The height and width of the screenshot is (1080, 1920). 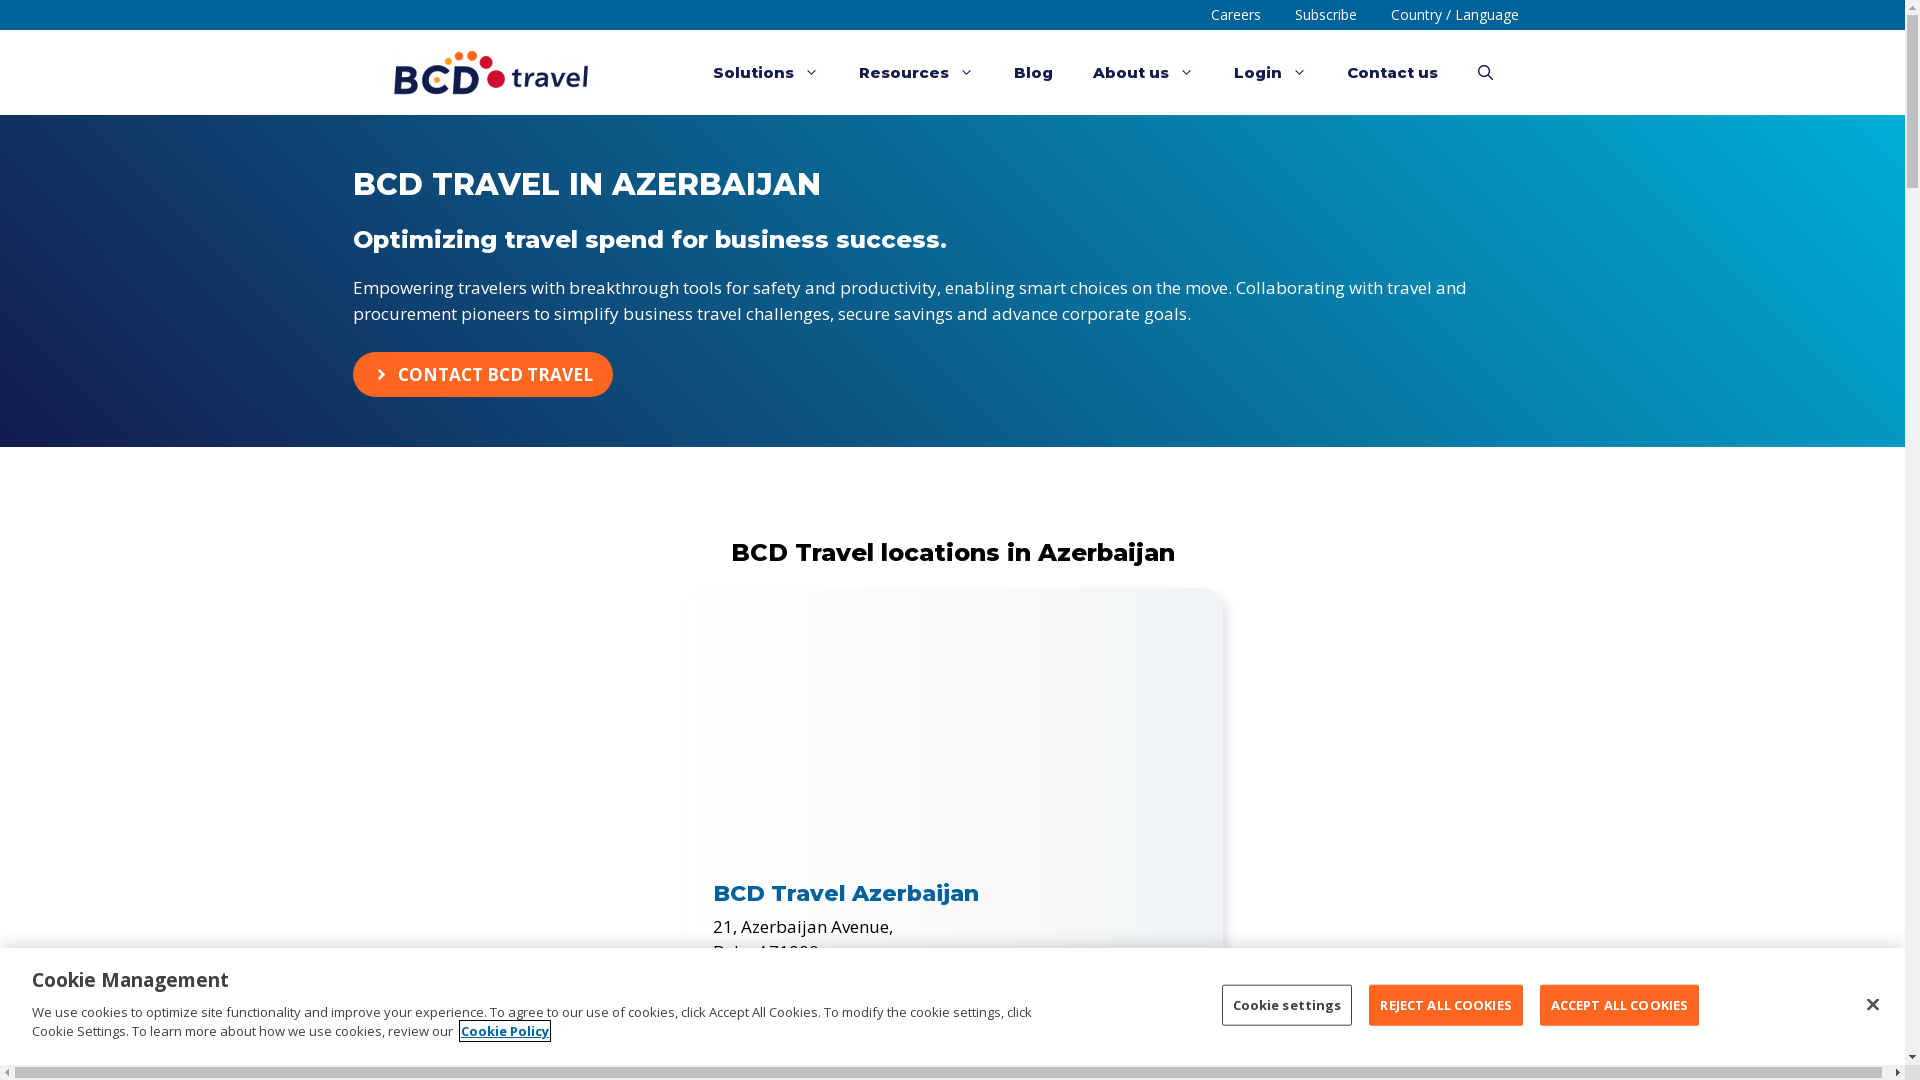 I want to click on 'Login', so click(x=1269, y=71).